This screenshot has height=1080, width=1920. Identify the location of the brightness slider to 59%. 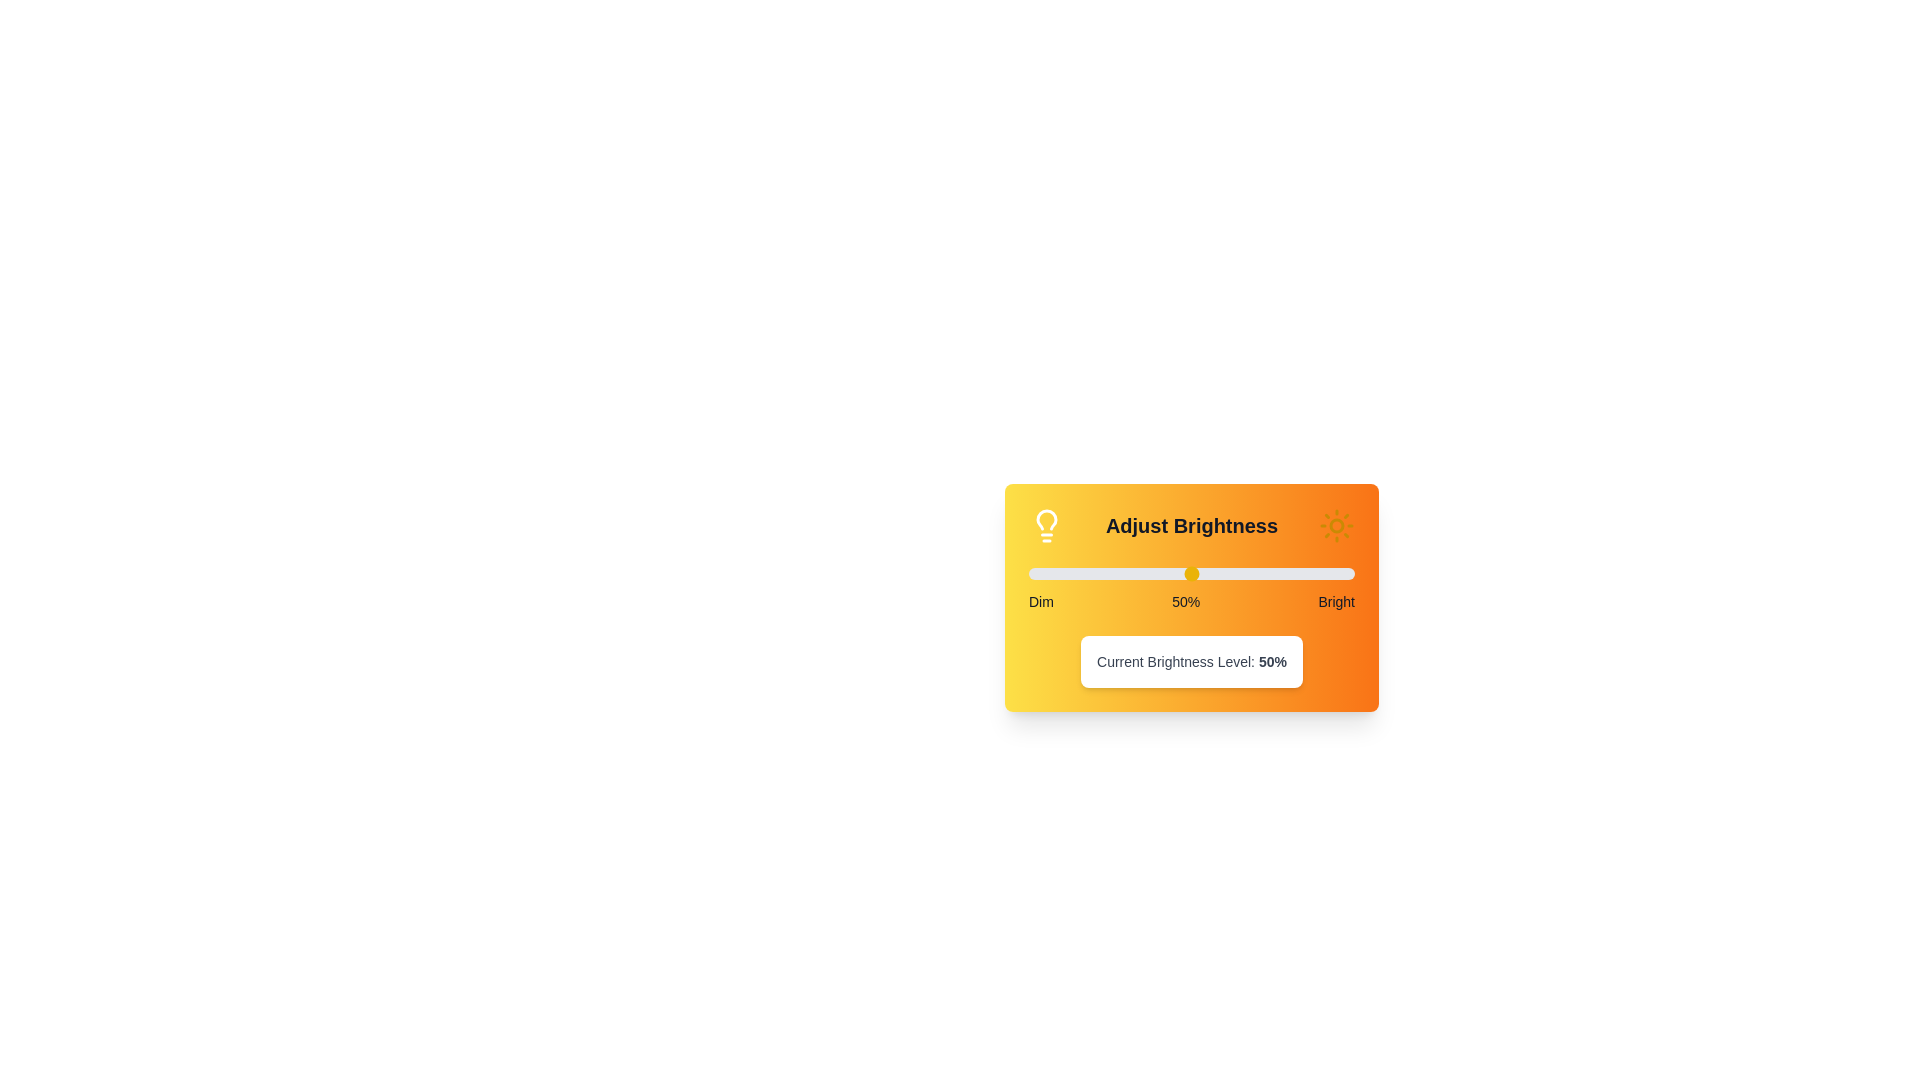
(1220, 574).